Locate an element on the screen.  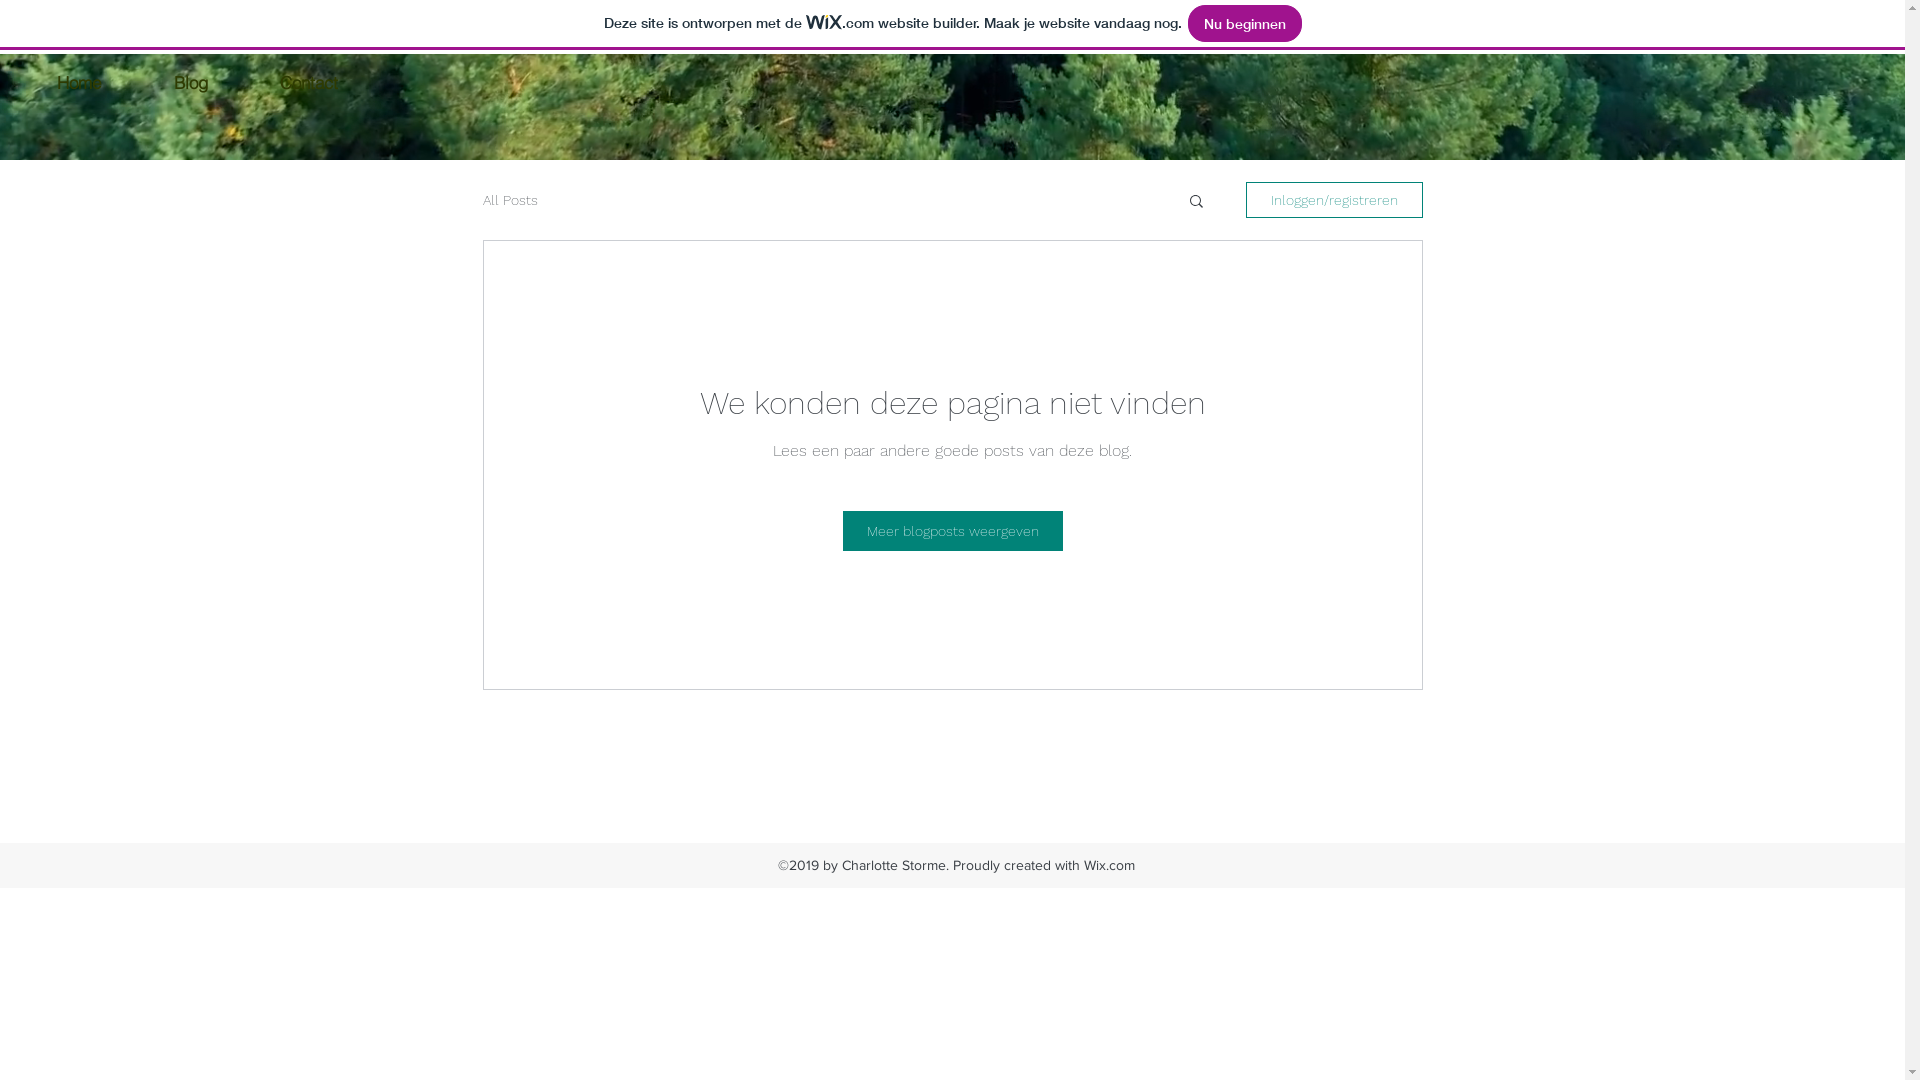
'Contact' is located at coordinates (307, 81).